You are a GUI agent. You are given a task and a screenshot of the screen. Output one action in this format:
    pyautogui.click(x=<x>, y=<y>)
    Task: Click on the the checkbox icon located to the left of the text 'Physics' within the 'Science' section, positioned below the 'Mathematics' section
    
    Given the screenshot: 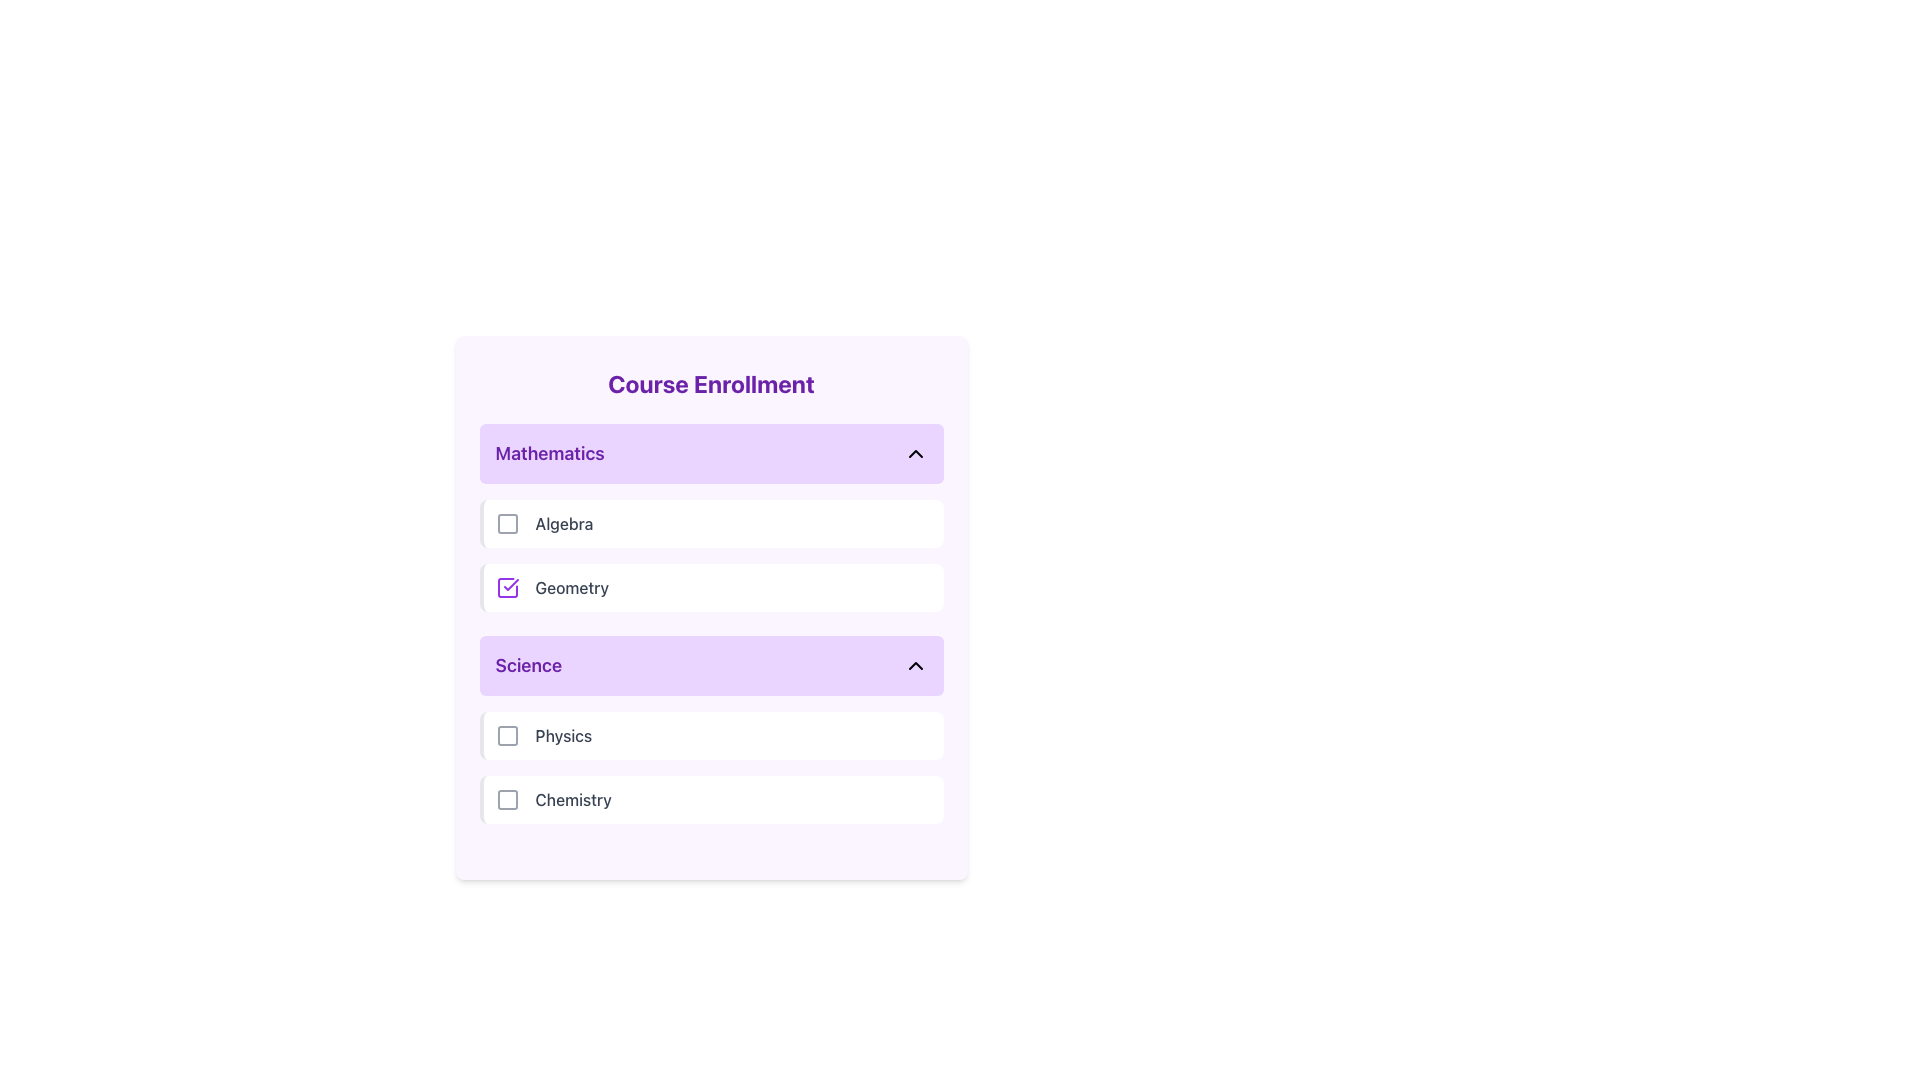 What is the action you would take?
    pyautogui.click(x=507, y=736)
    